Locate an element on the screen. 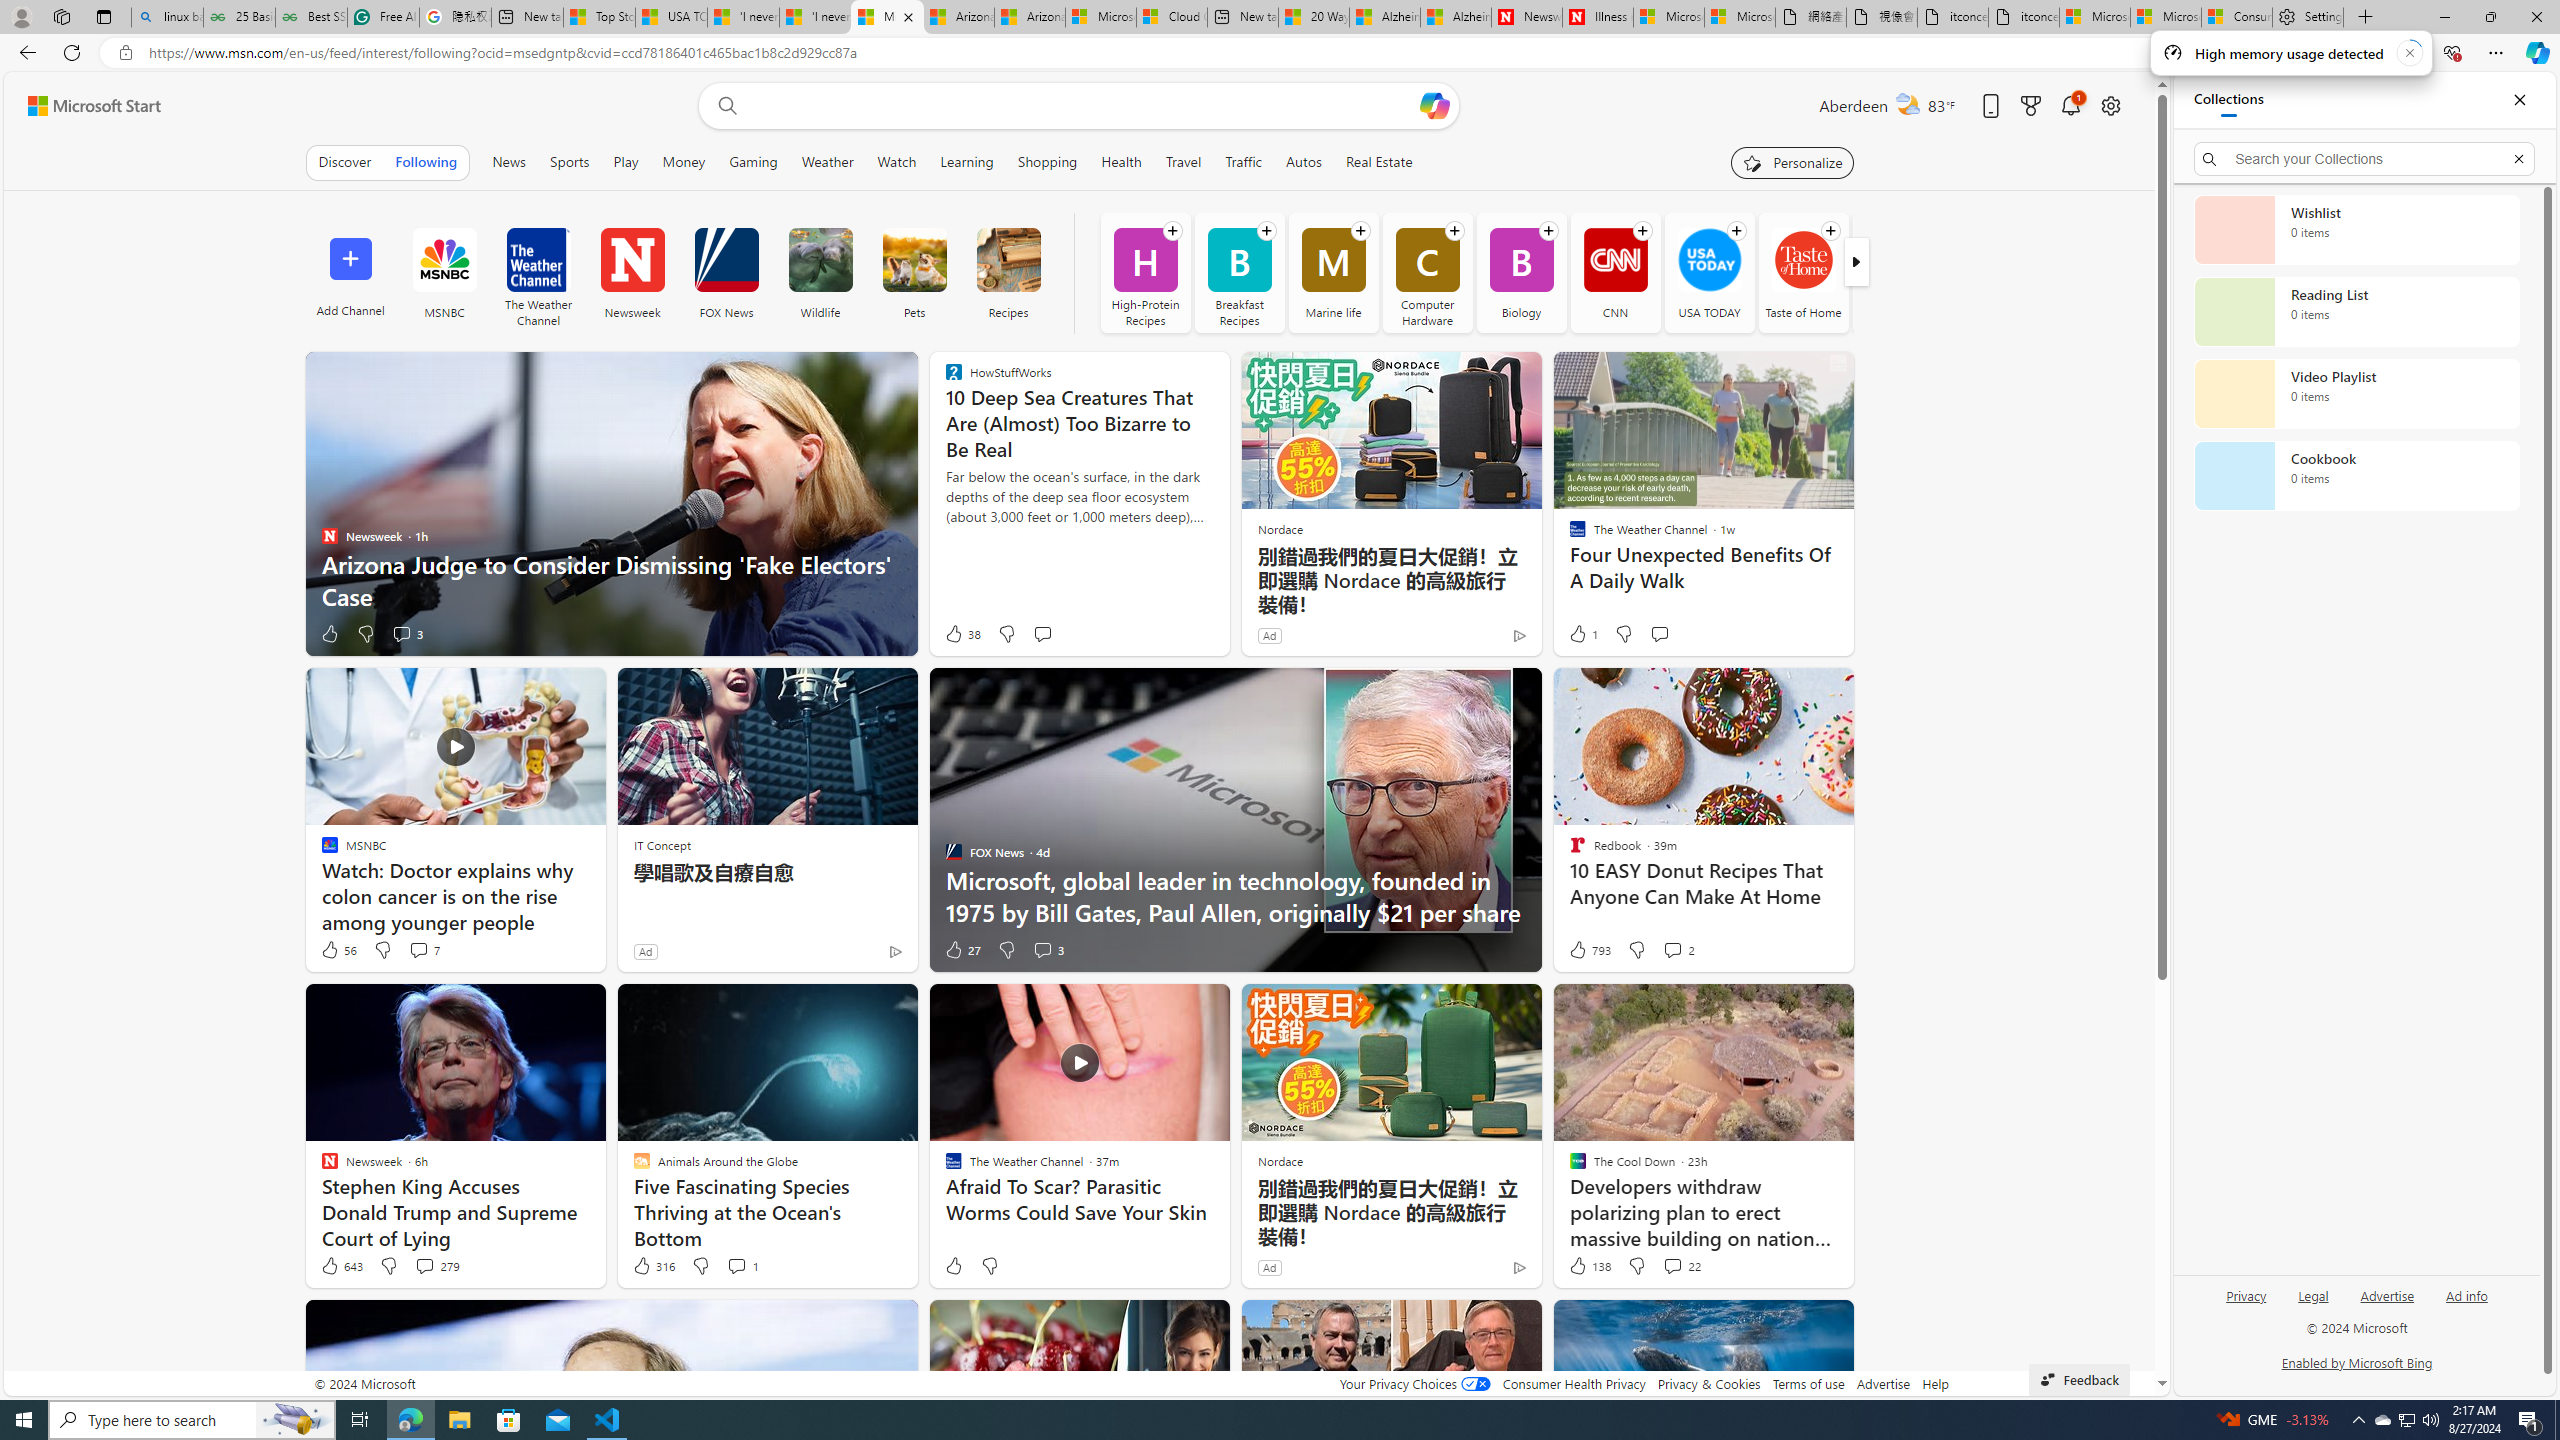 This screenshot has width=2560, height=1440. 'Learning' is located at coordinates (966, 161).